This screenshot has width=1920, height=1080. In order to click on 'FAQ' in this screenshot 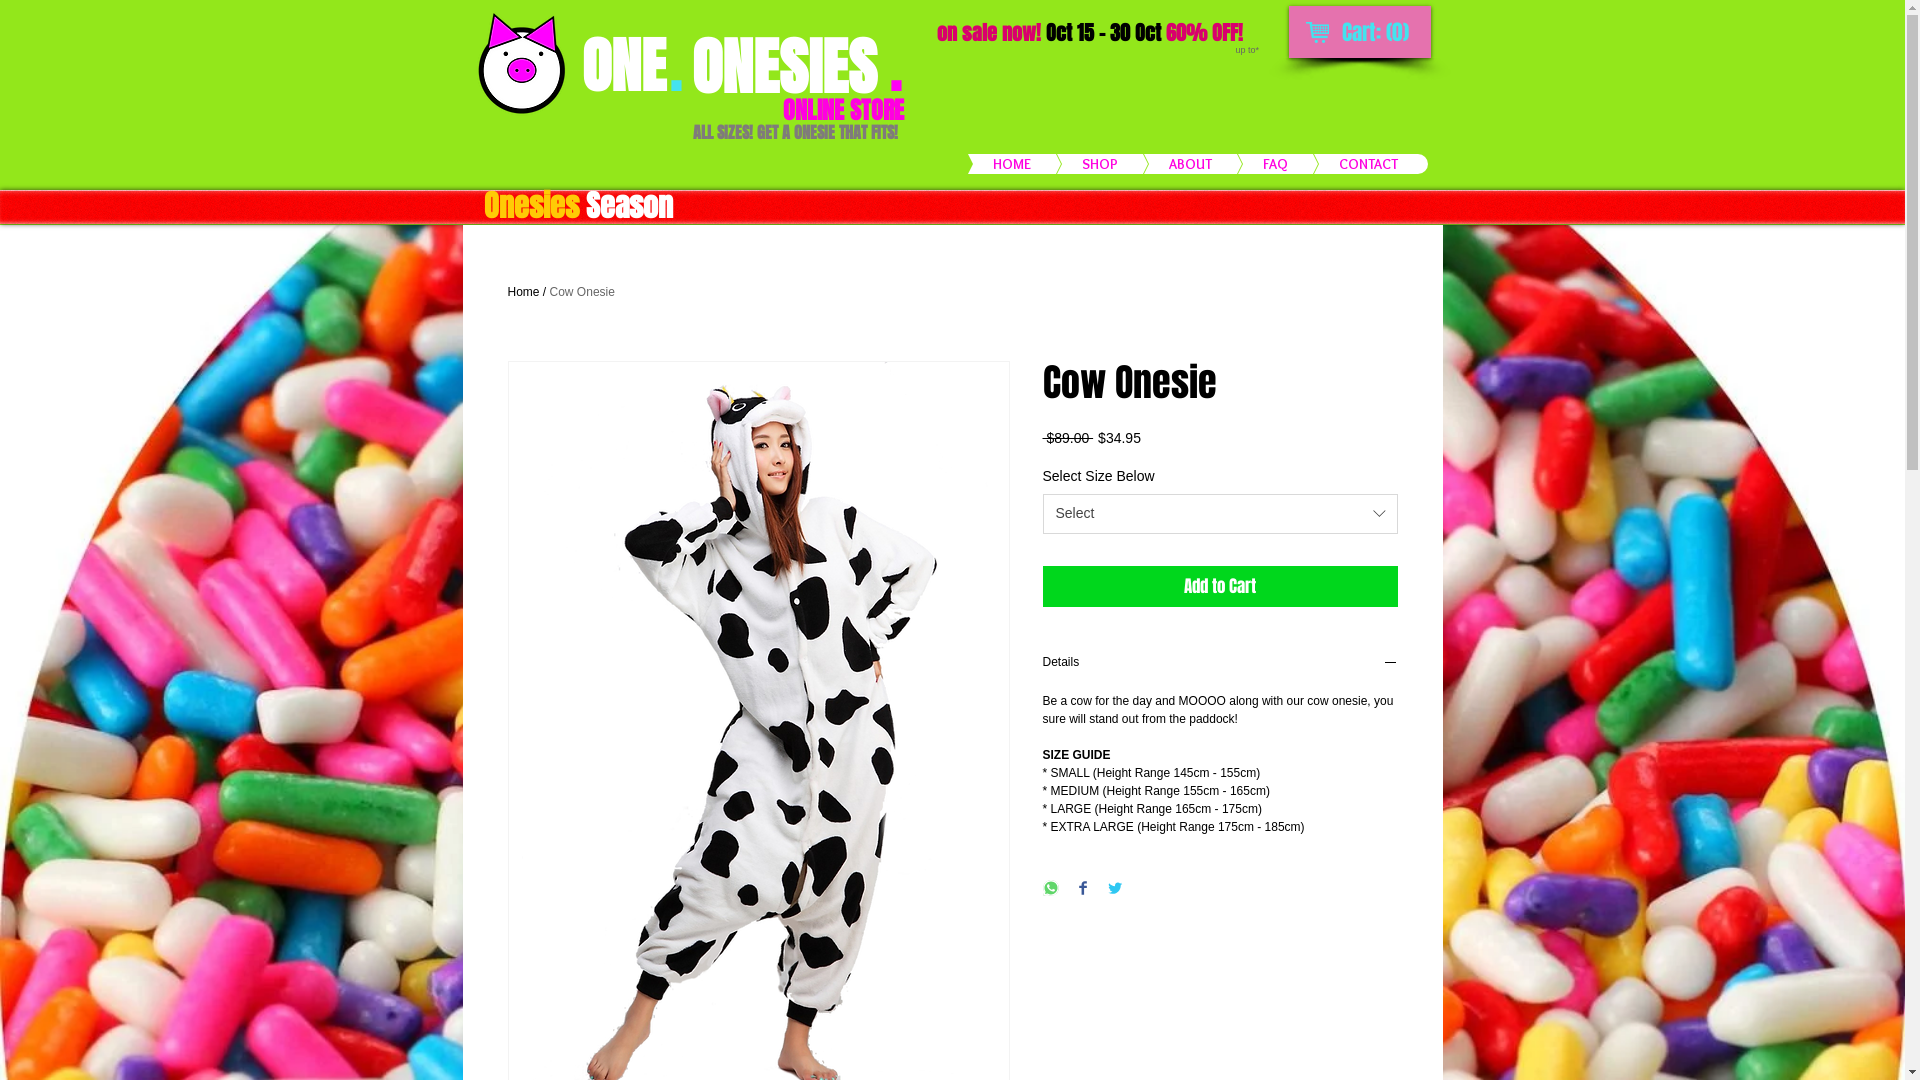, I will do `click(1243, 163)`.